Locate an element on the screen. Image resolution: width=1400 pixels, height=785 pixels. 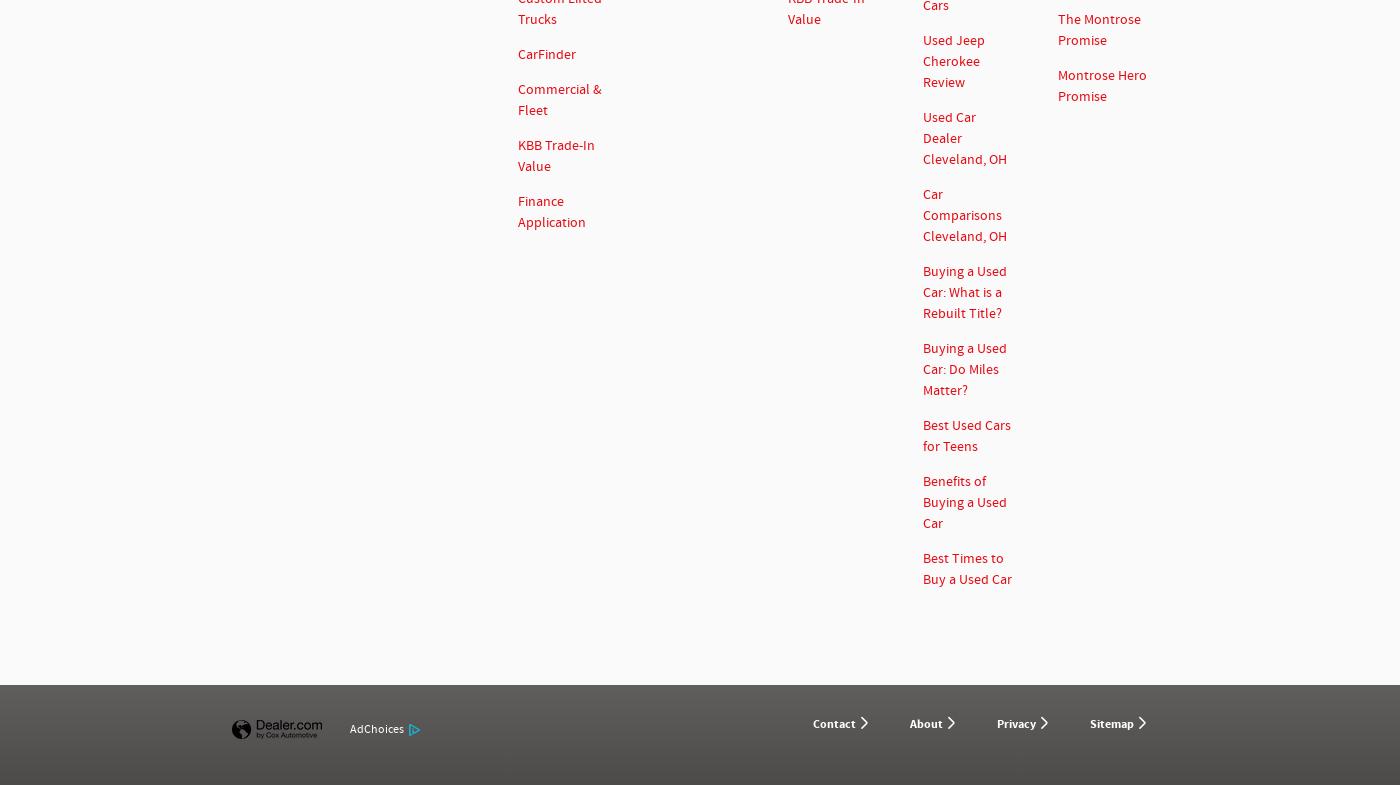
'Used Car Dealer Cleveland, OH' is located at coordinates (965, 138).